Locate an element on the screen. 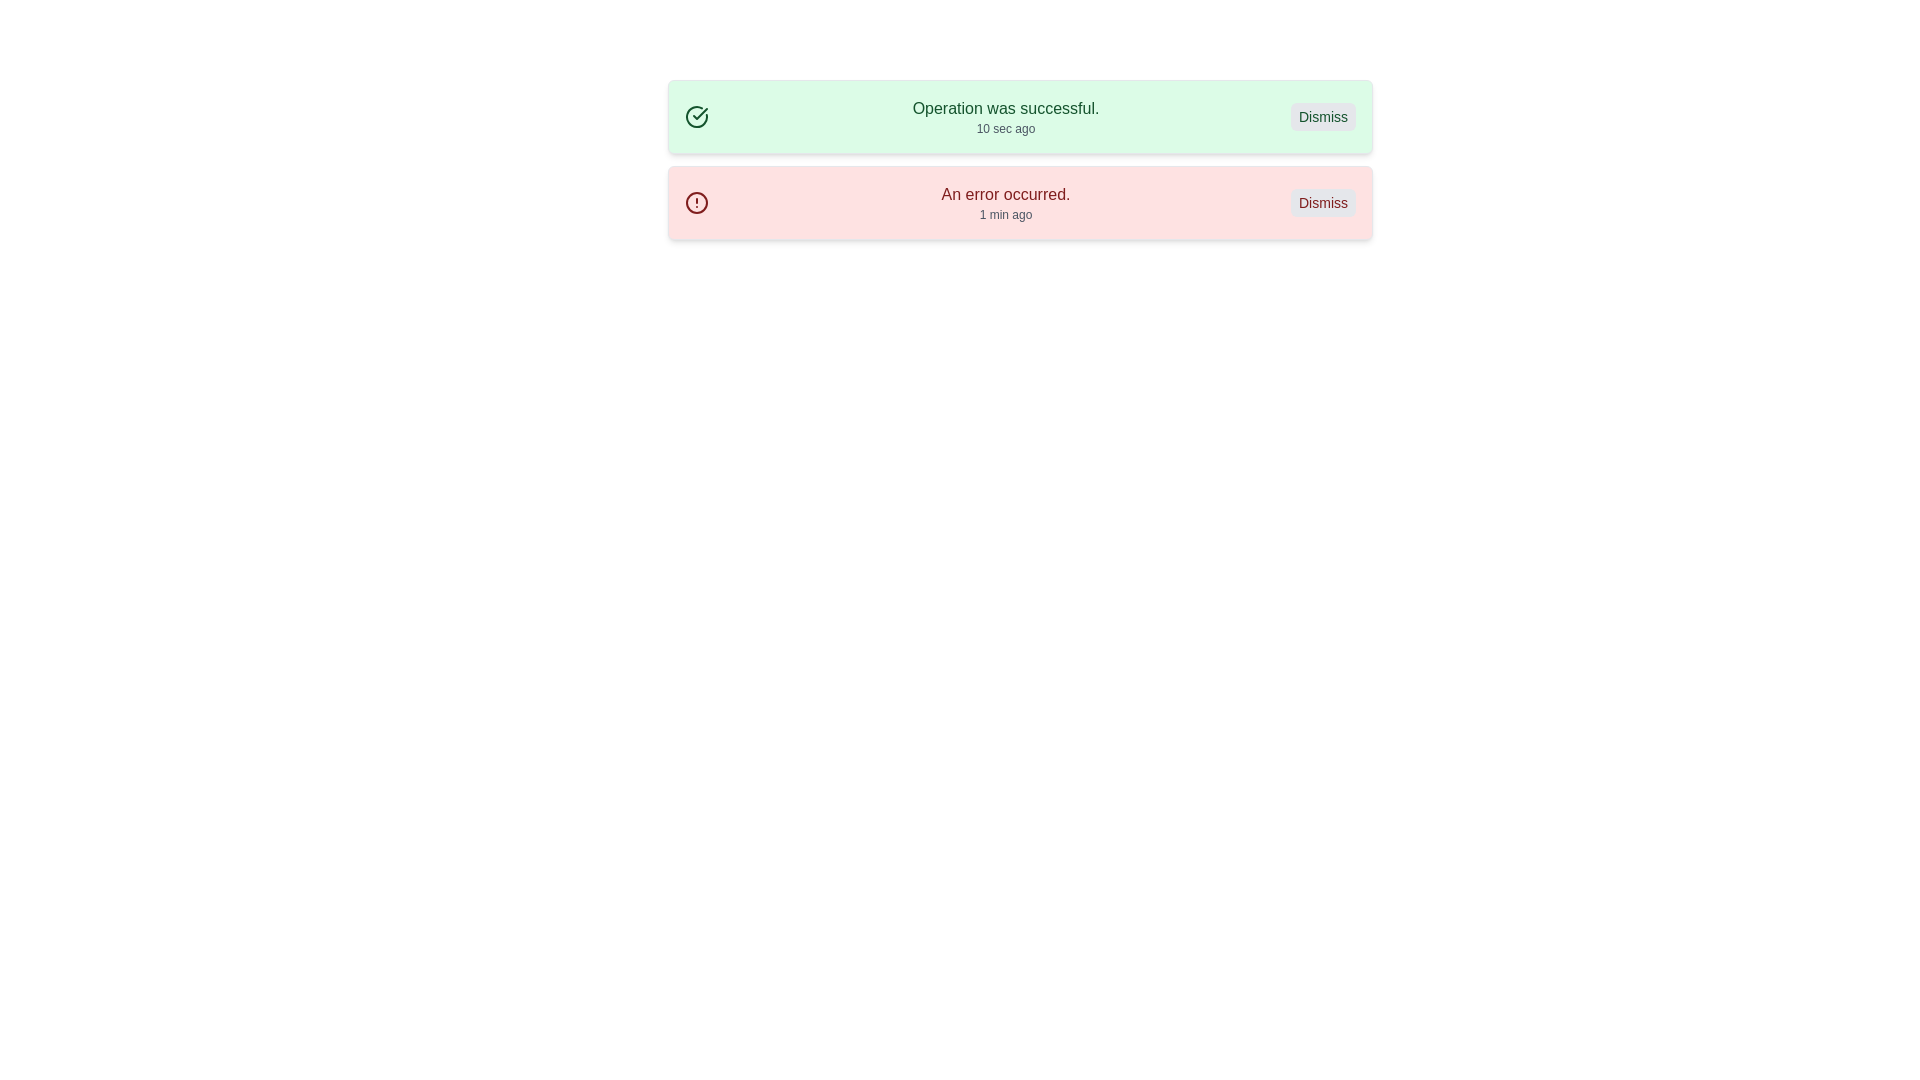  the alert icon in the red-themed notification bar that indicates an error message, which is located to the left of the text 'An error occurred. 1 min ago' is located at coordinates (696, 203).